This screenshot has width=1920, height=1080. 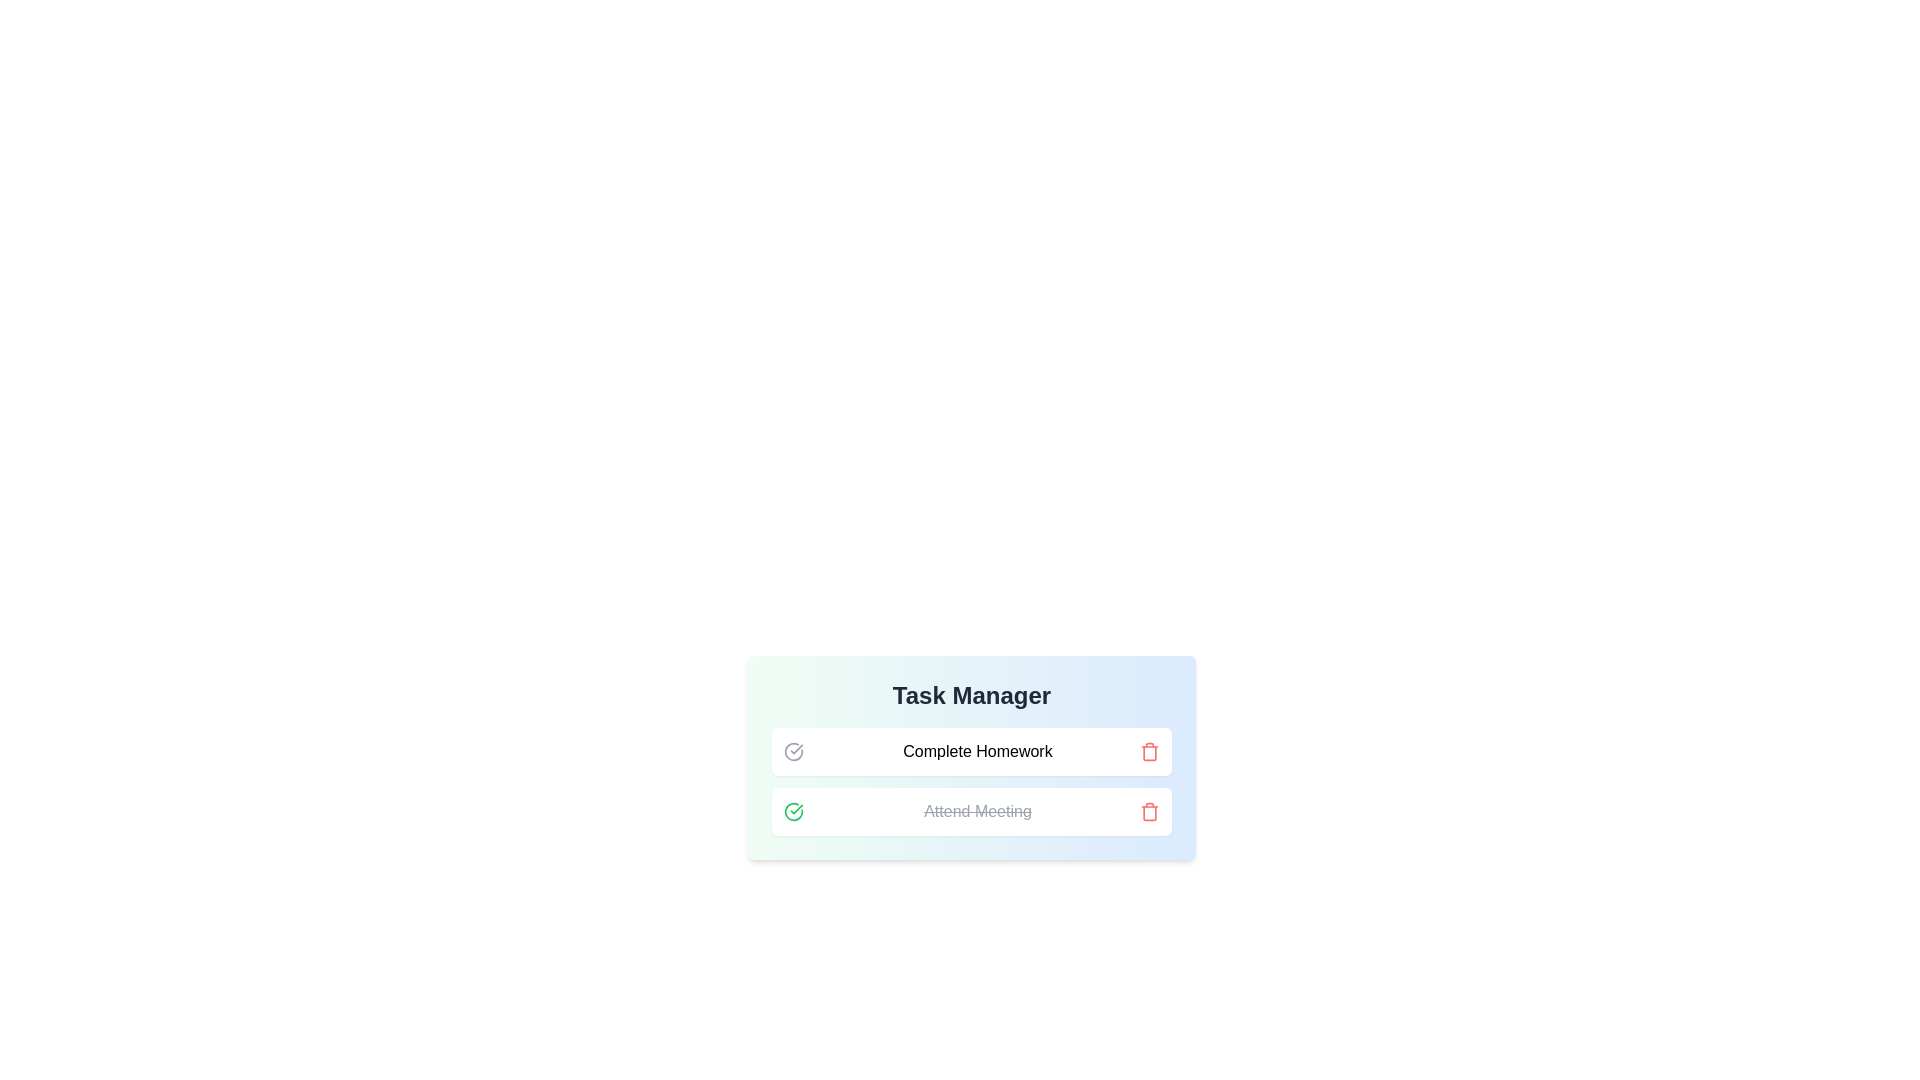 I want to click on the trash icon to delete the task Attend Meeting, so click(x=1150, y=812).